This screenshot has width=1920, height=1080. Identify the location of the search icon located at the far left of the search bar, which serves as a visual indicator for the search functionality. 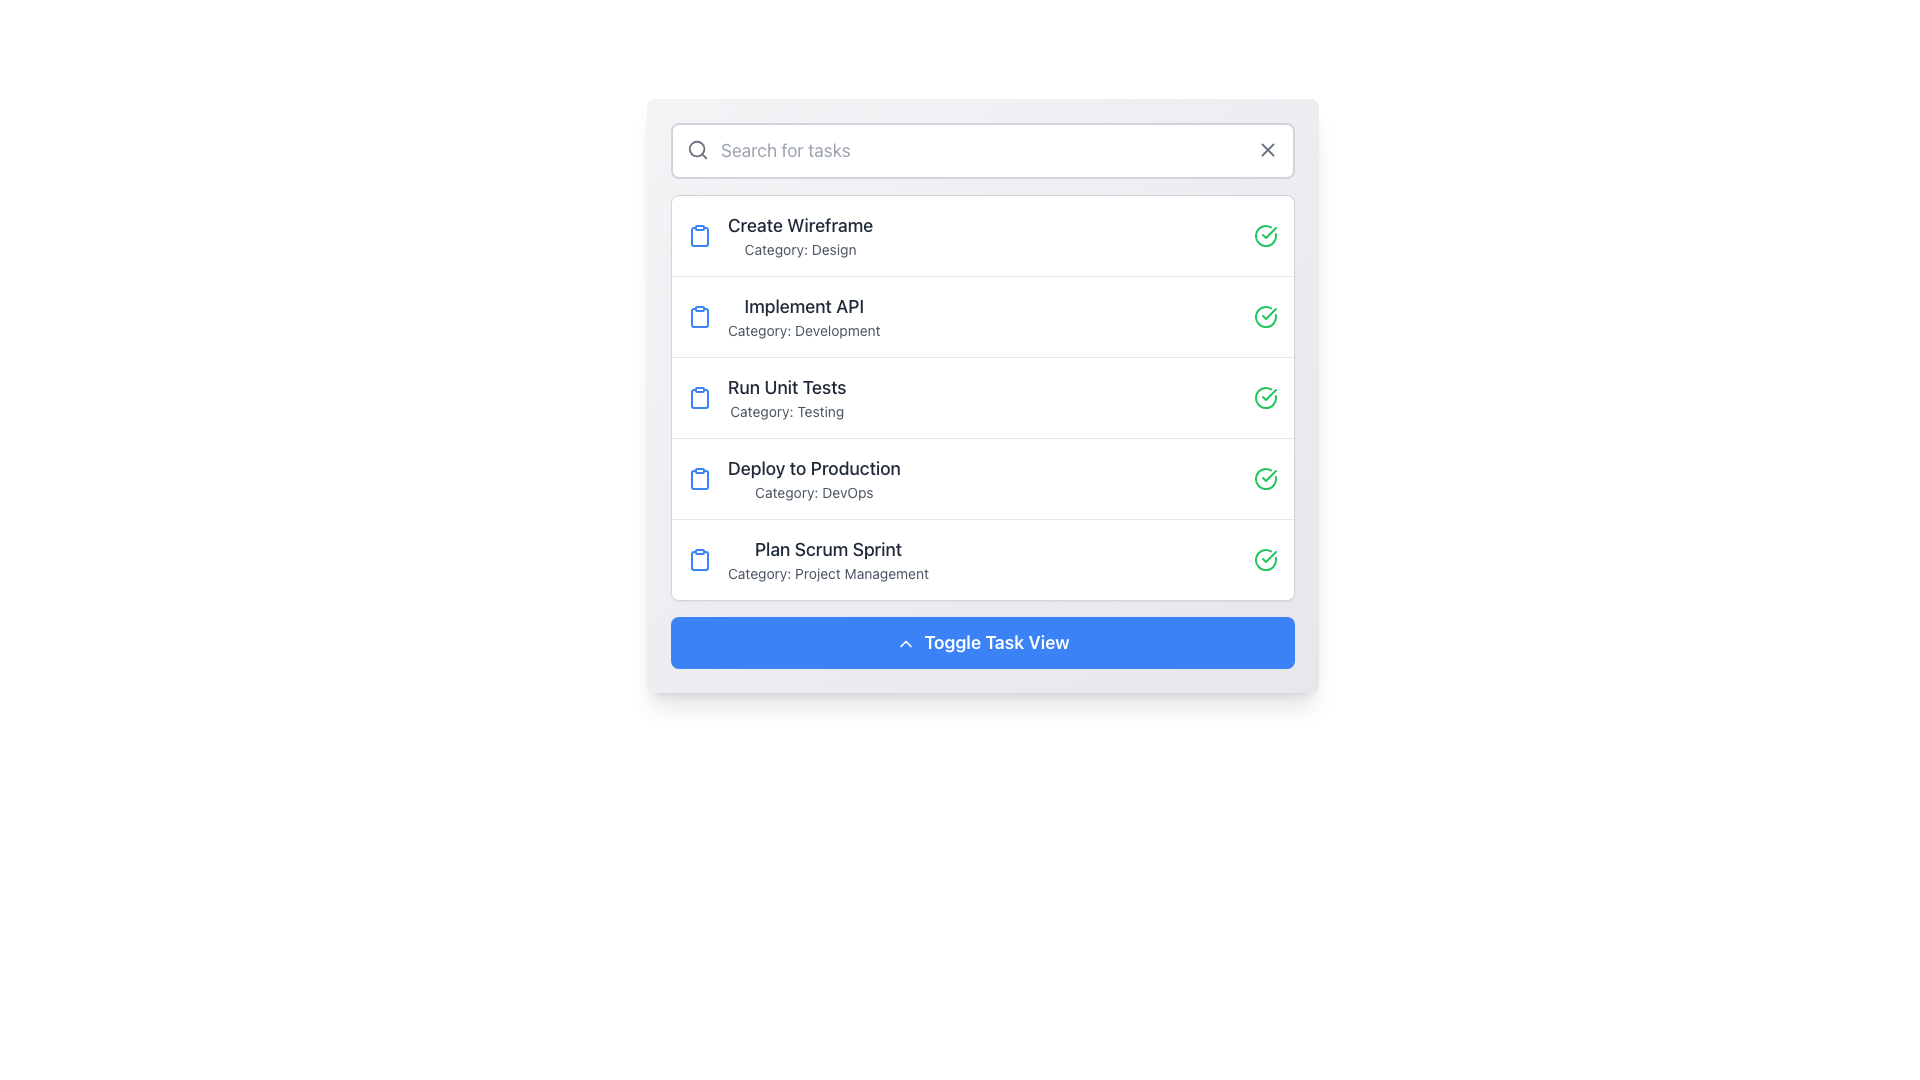
(697, 149).